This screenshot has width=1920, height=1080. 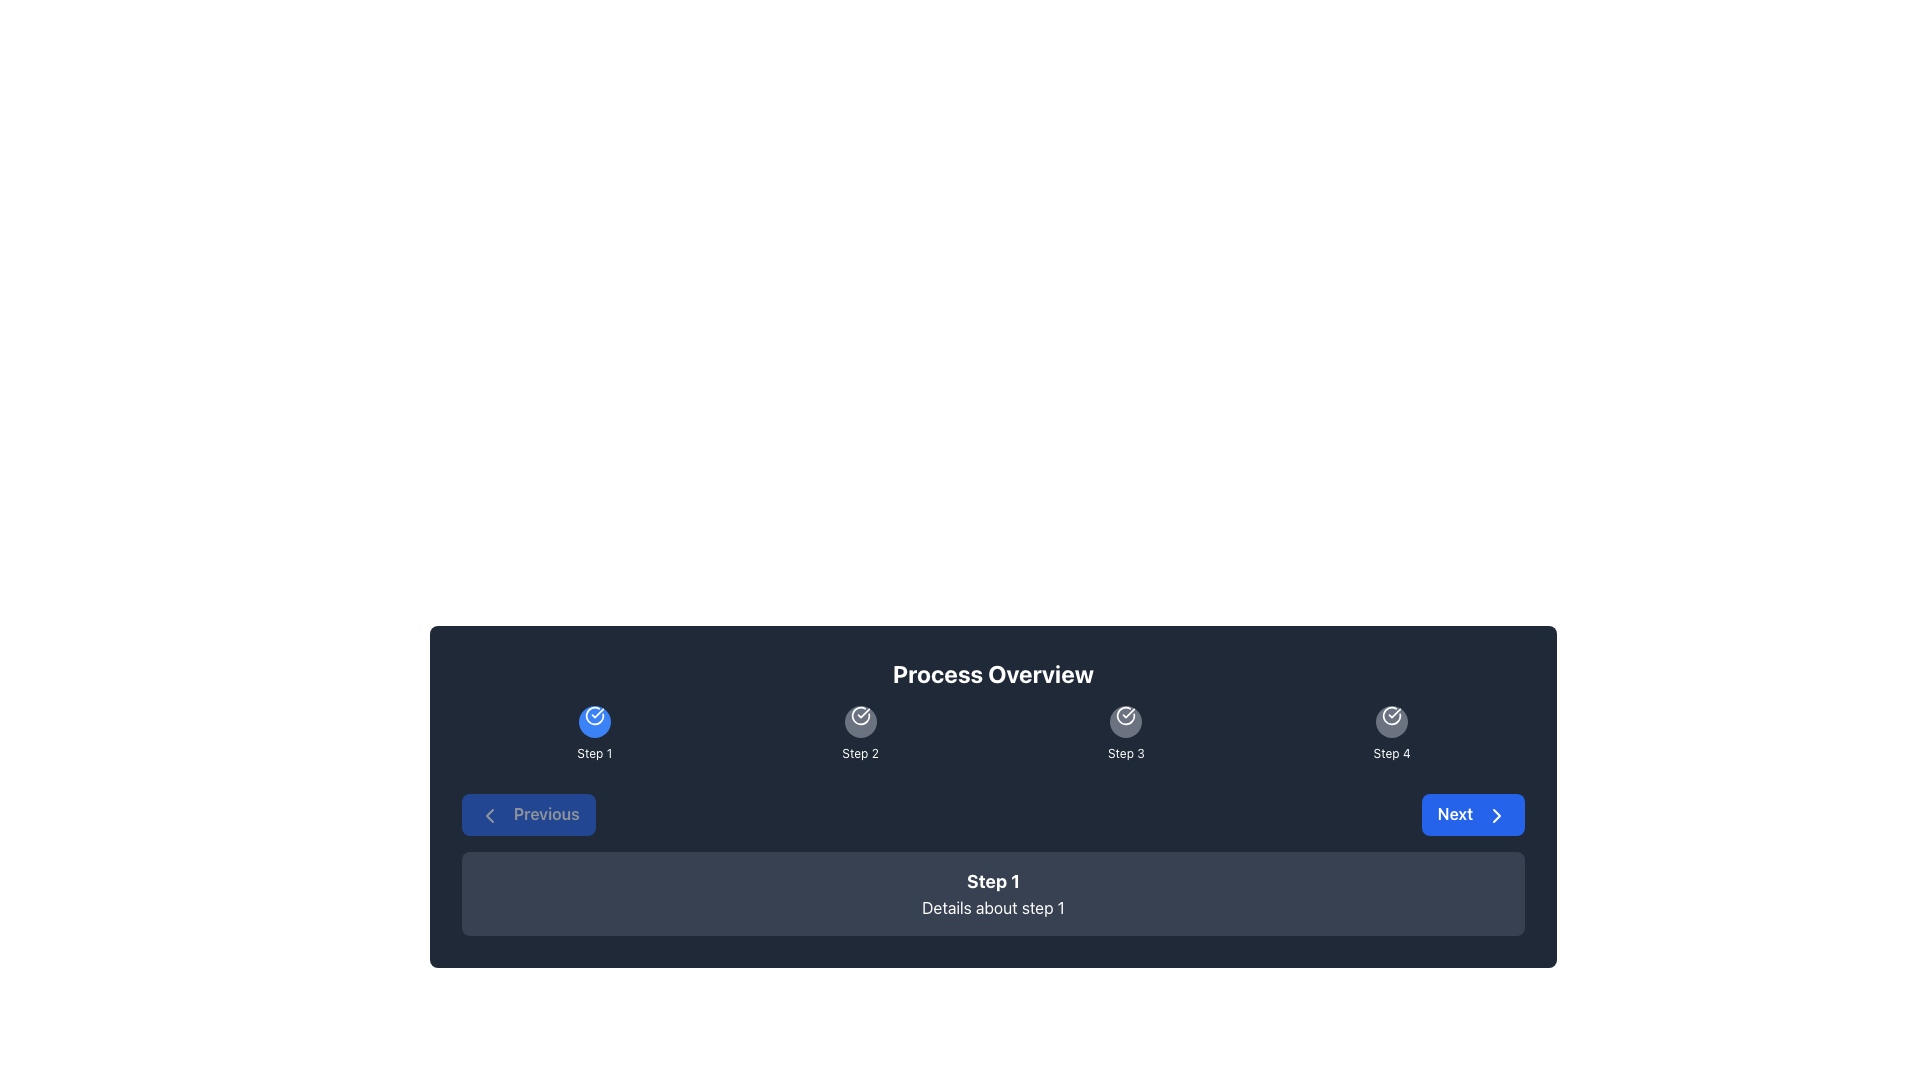 I want to click on the circular Status Indicator with a gray background and white checkmark, indicating a completed step in the Step 2 section of the horizontal progression bar, so click(x=860, y=721).